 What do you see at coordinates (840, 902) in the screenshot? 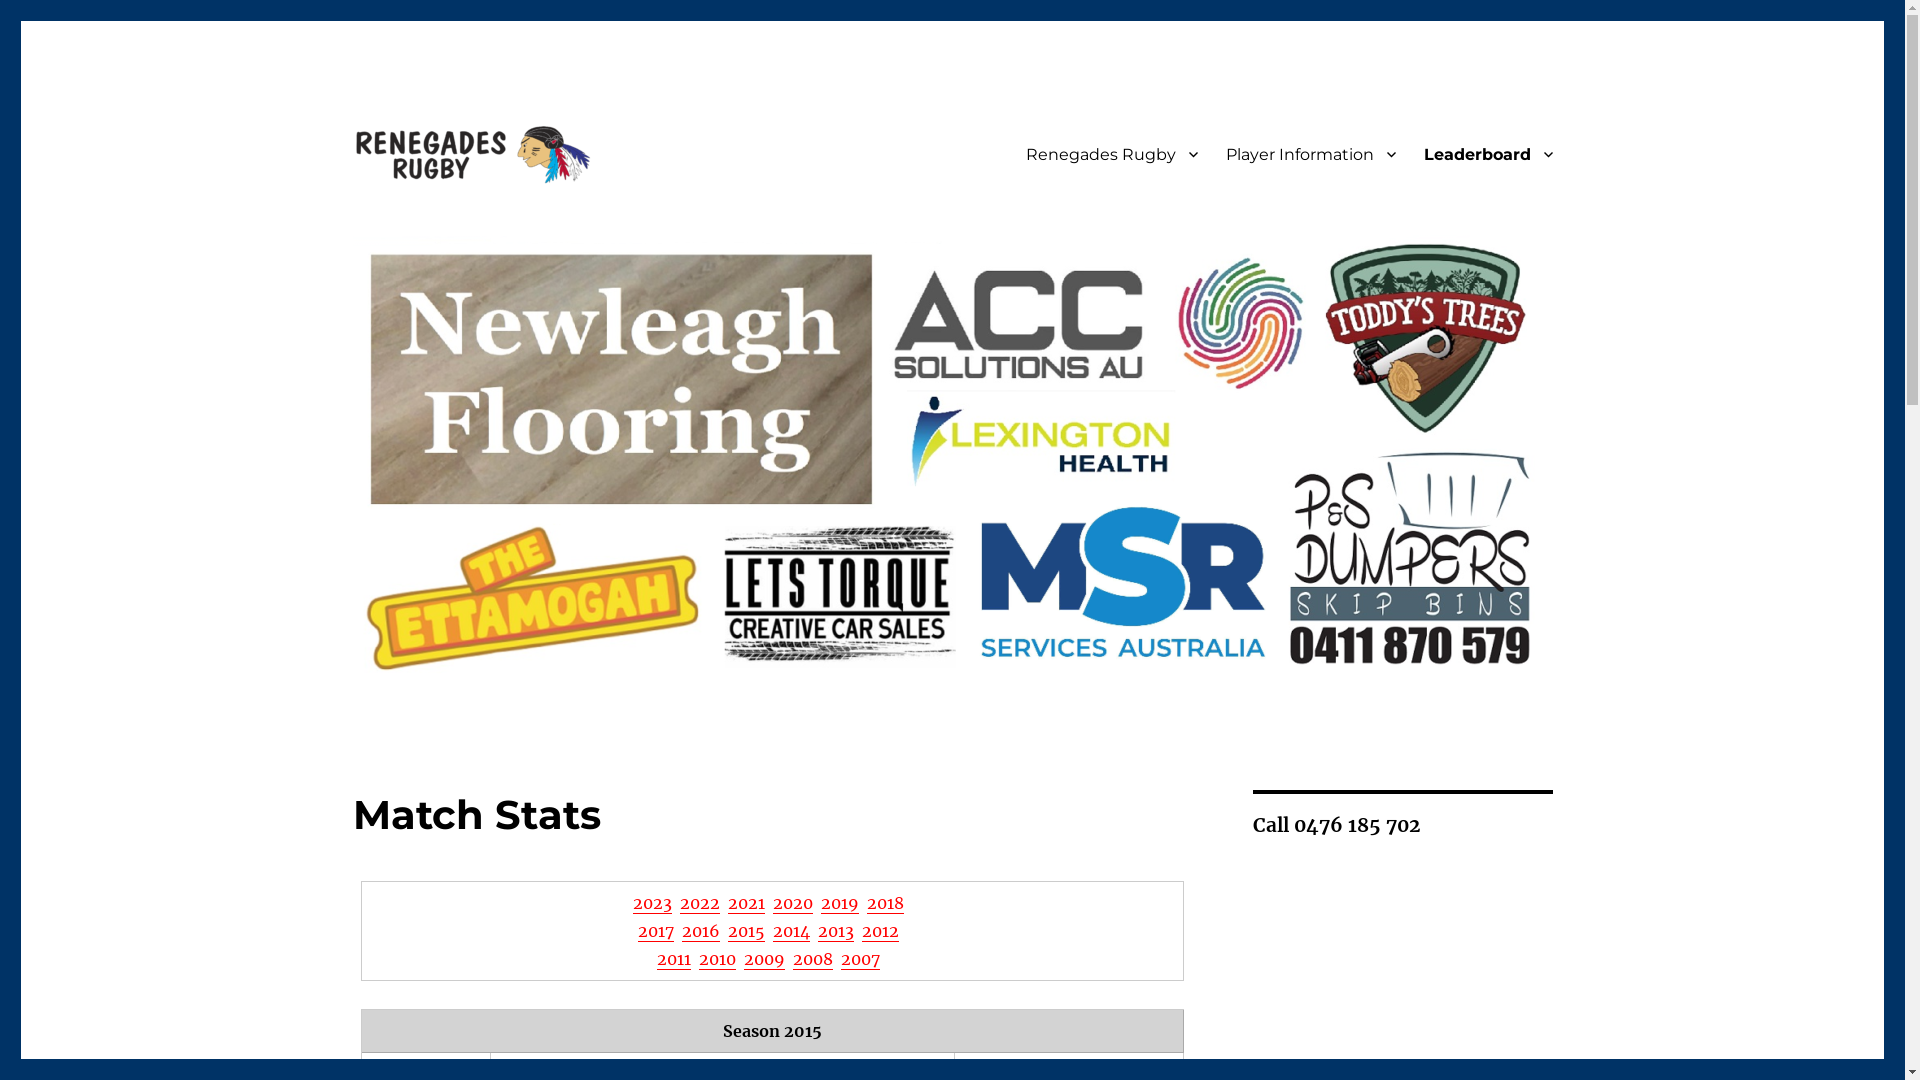
I see `'2019'` at bounding box center [840, 902].